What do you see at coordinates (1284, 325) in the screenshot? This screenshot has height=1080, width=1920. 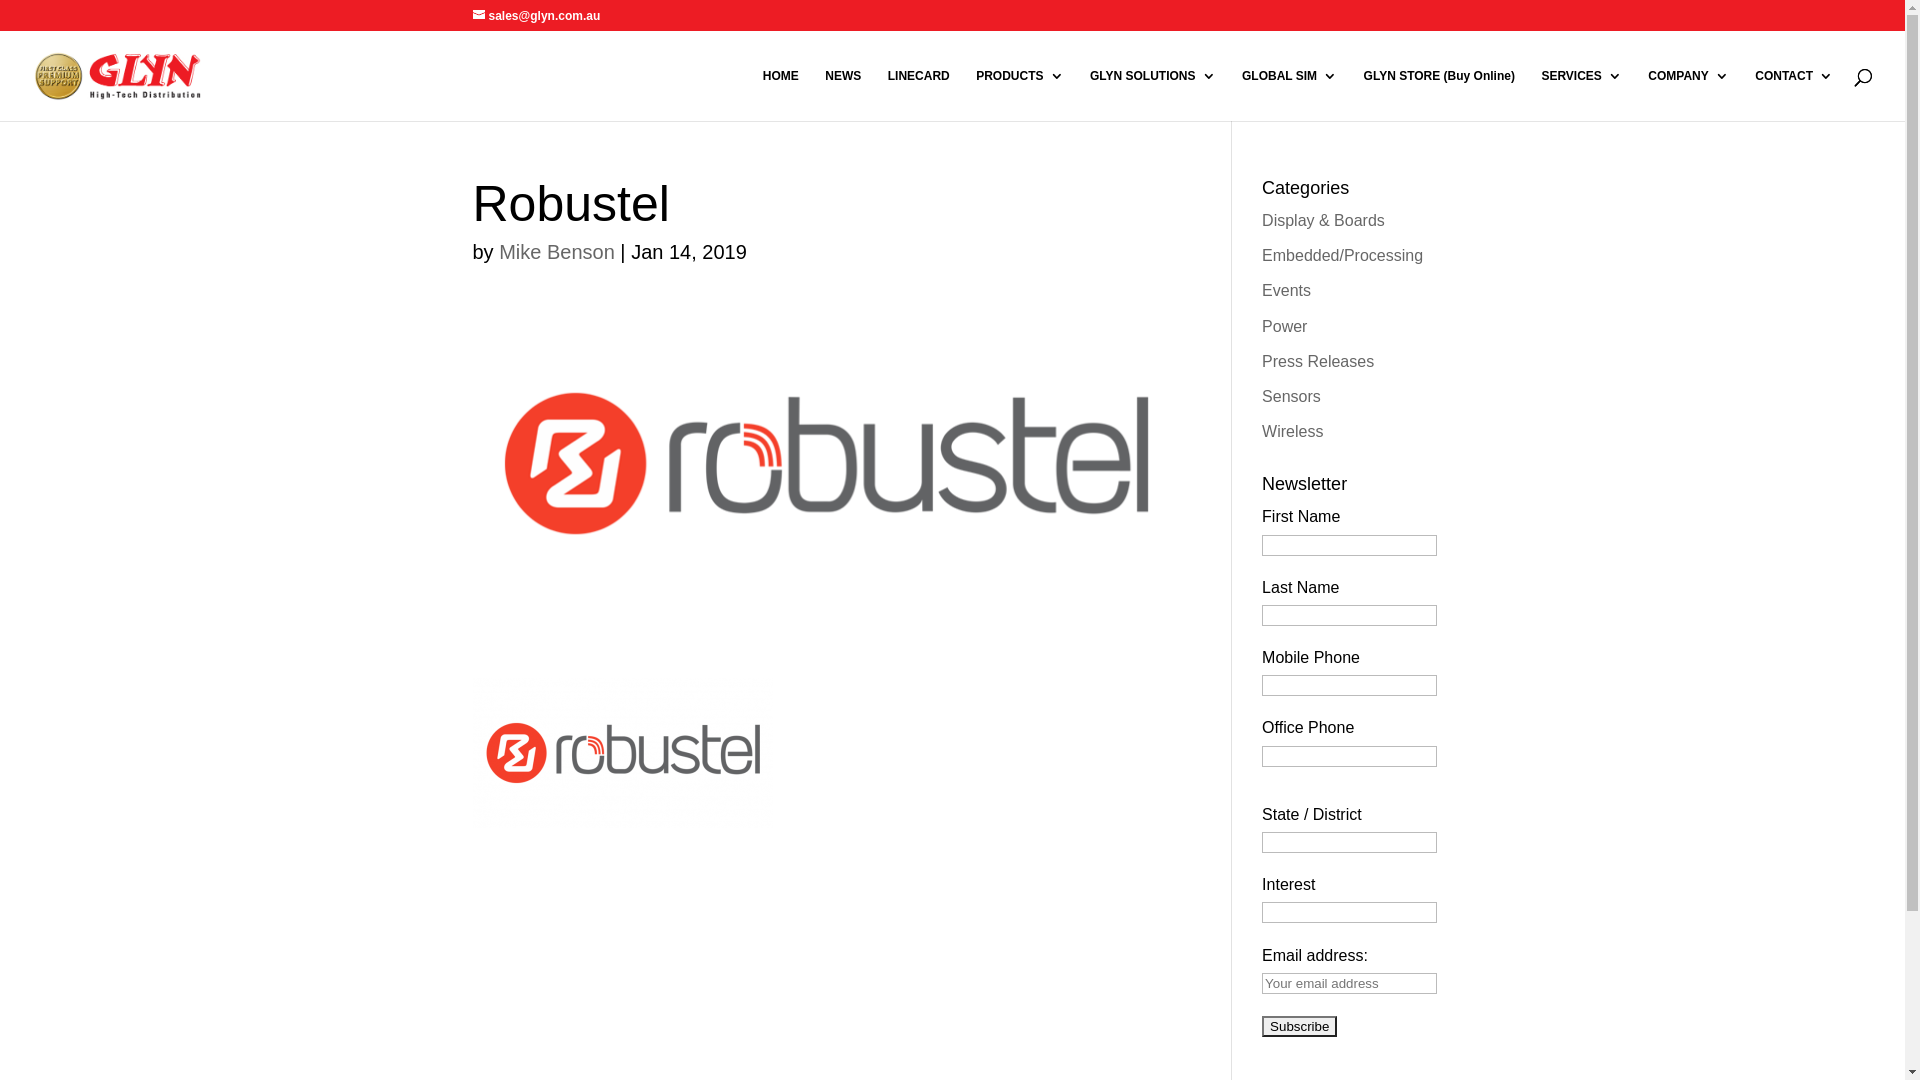 I see `'Power'` at bounding box center [1284, 325].